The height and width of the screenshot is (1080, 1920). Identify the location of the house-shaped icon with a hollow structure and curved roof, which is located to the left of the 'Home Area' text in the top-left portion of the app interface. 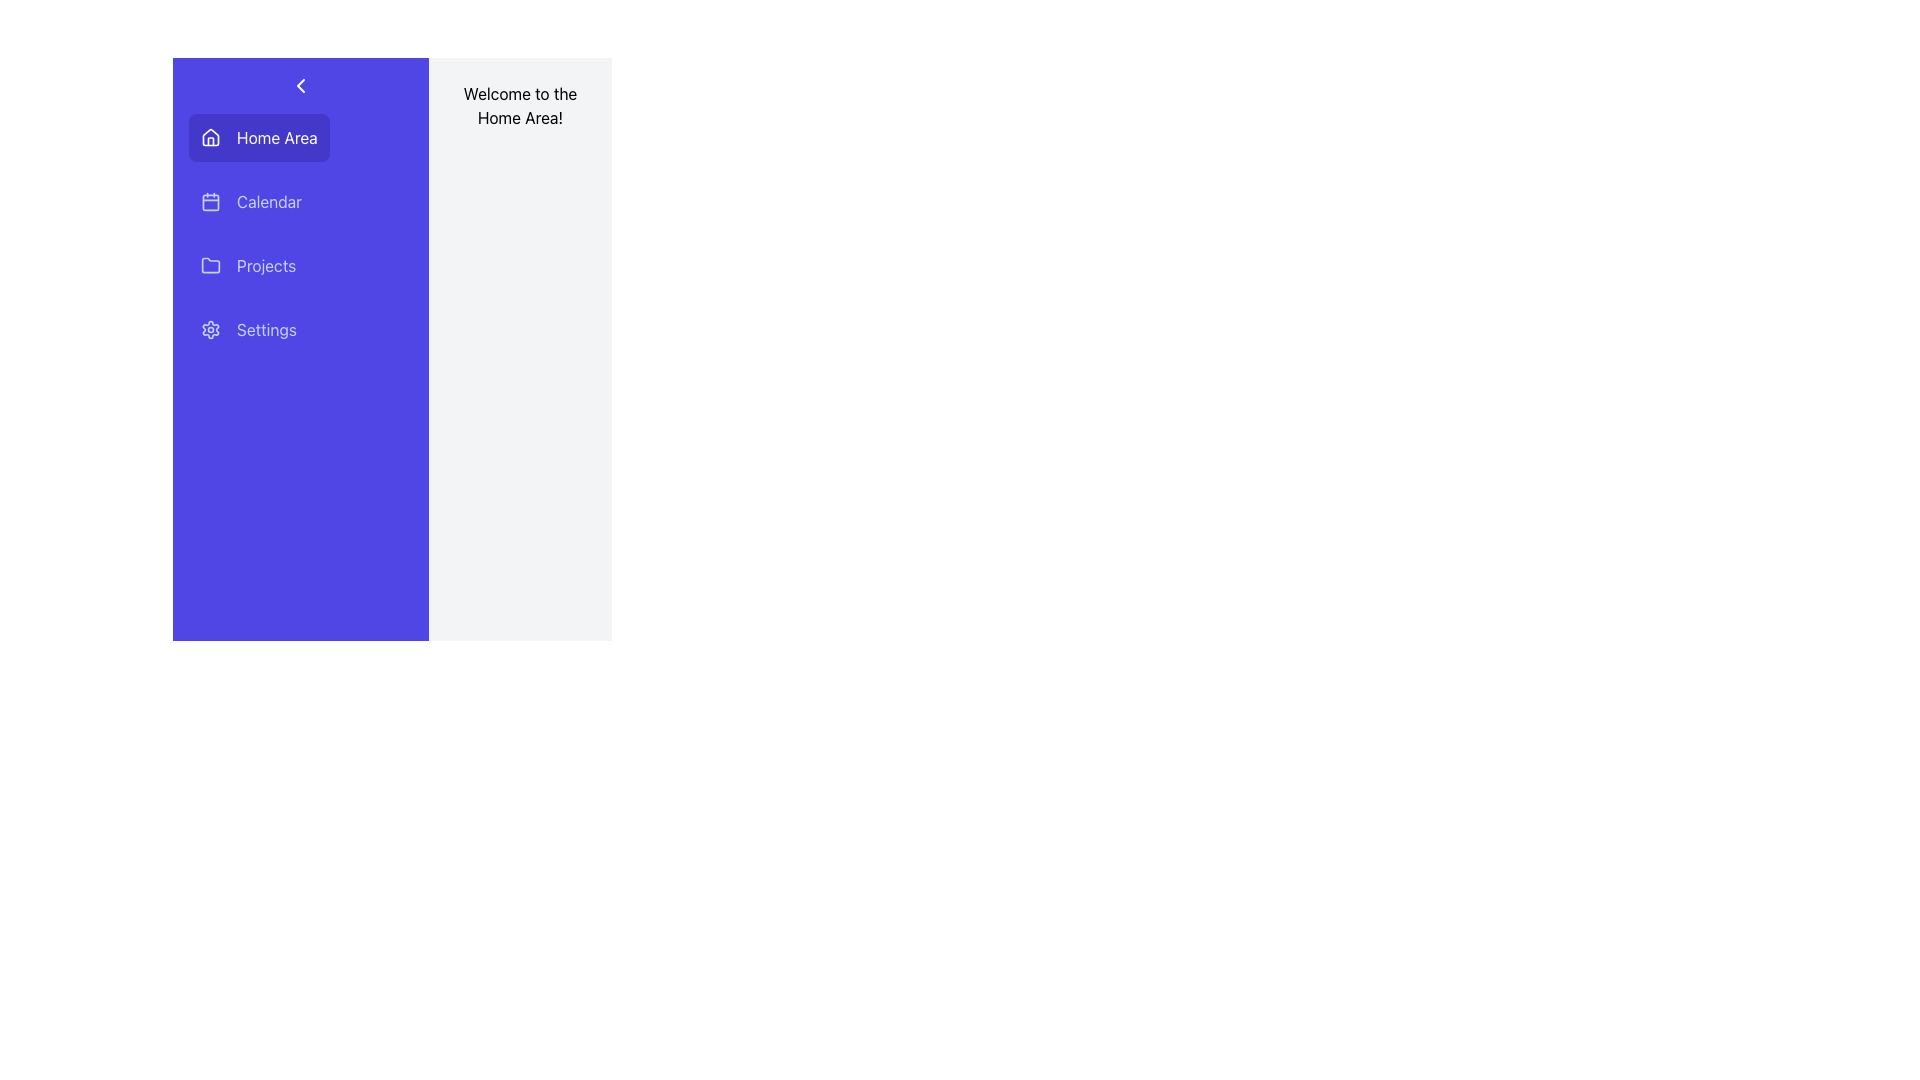
(211, 137).